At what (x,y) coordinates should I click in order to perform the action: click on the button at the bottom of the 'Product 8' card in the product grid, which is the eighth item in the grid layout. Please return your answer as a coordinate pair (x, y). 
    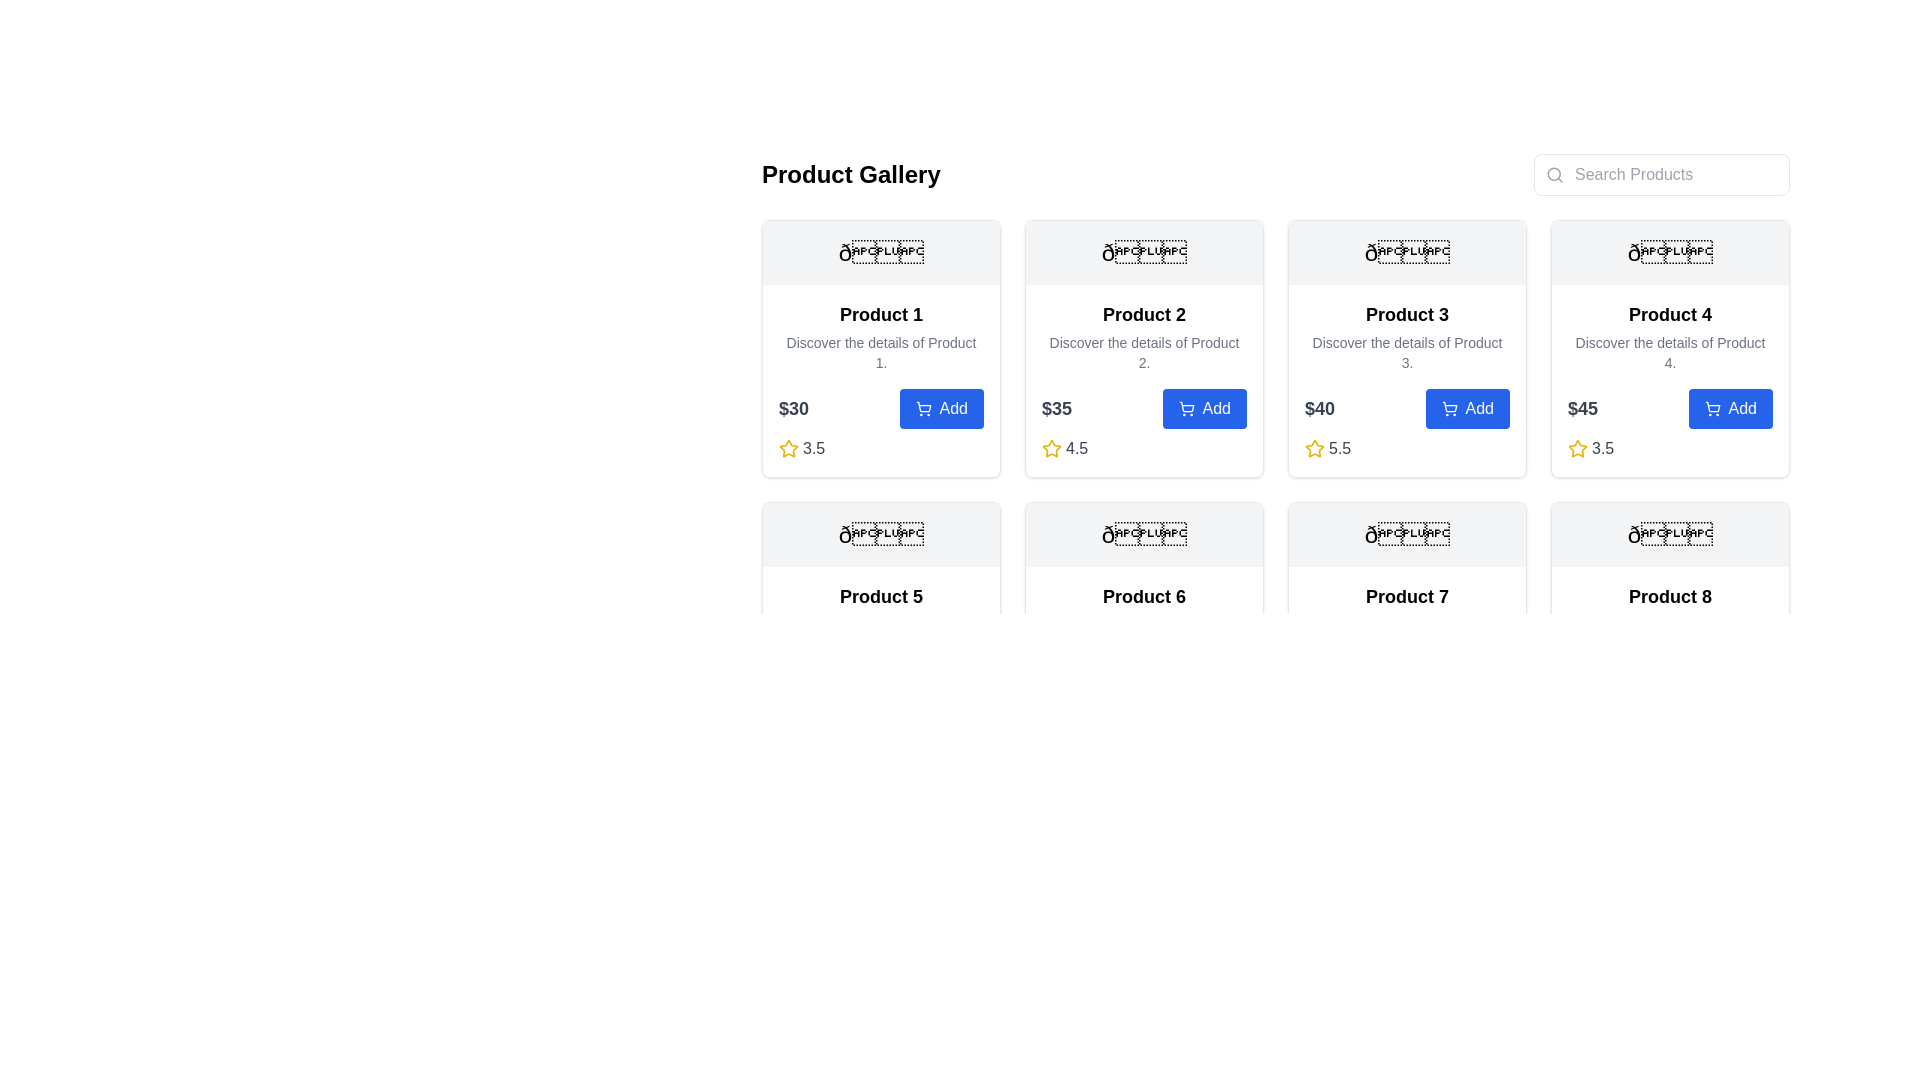
    Looking at the image, I should click on (1670, 631).